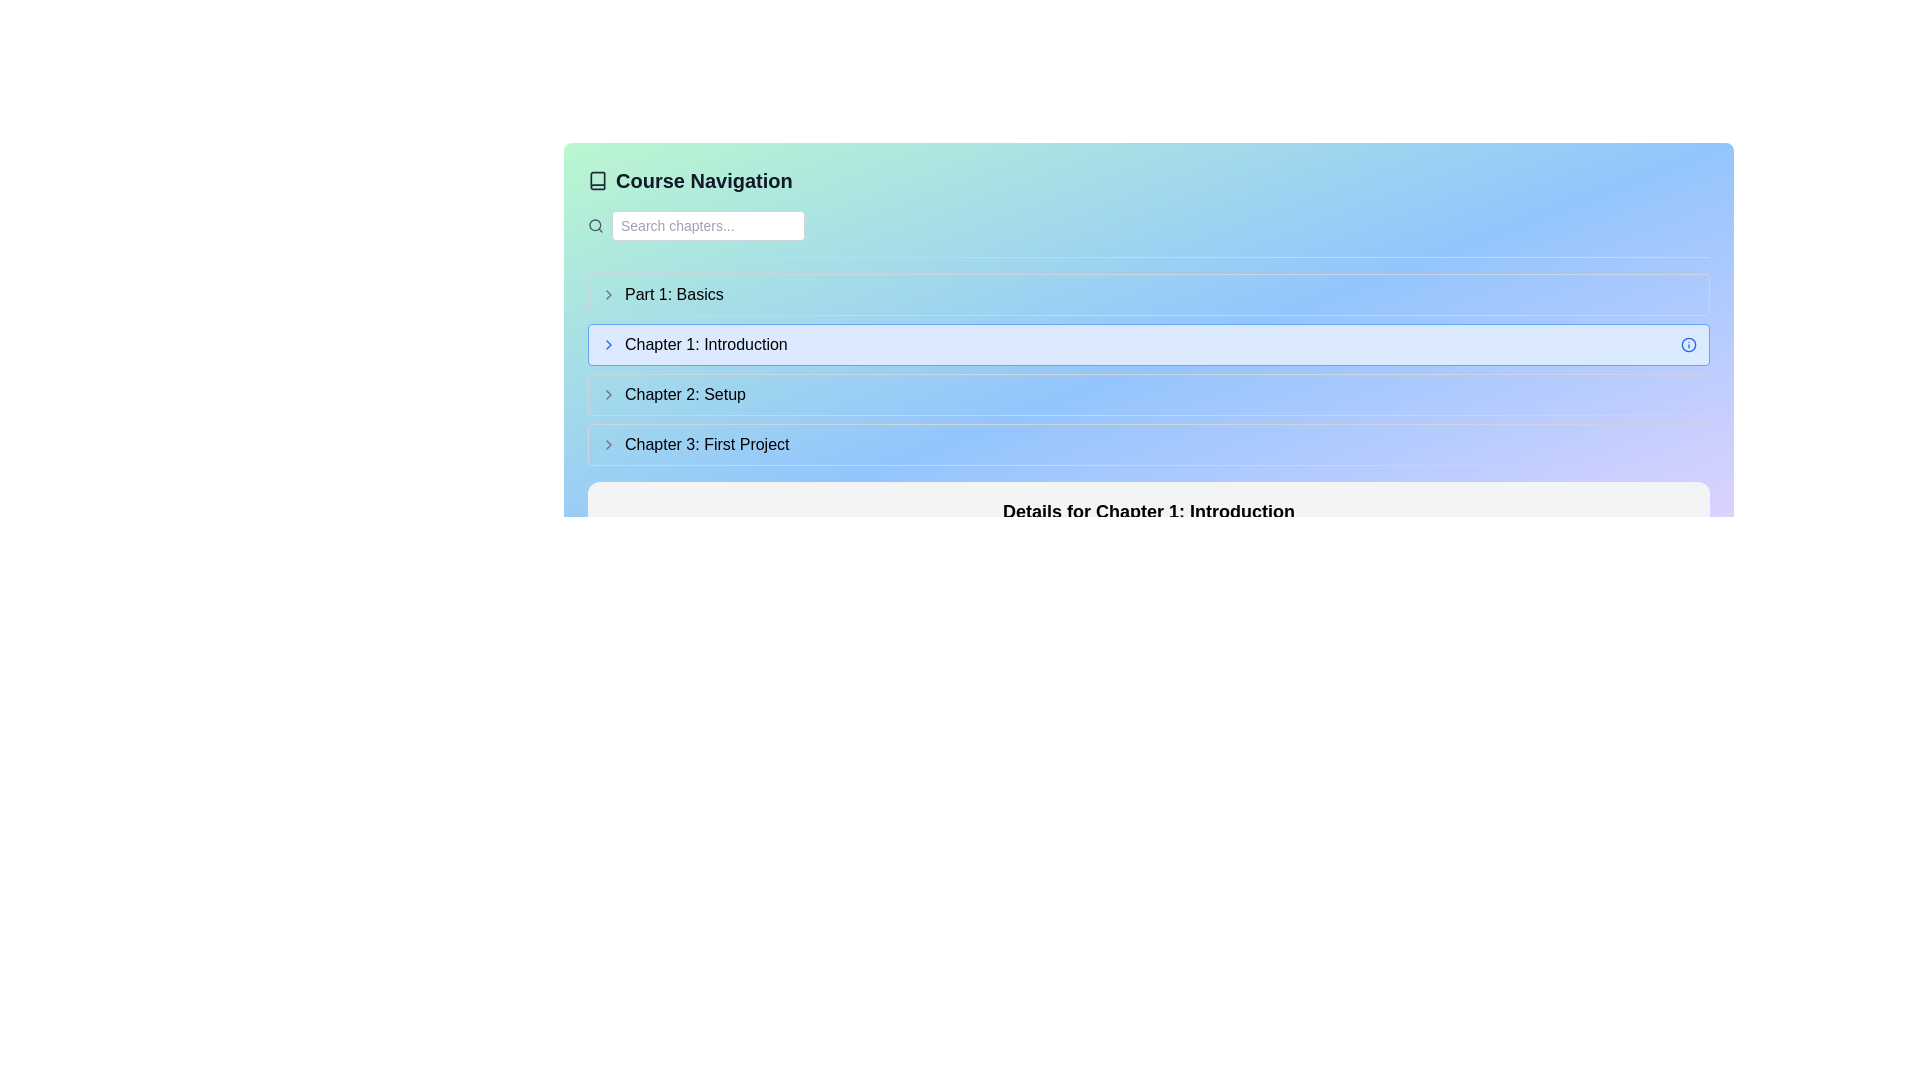  I want to click on text content of the text label displaying 'Details for Chapter 1: Introduction', which is styled in bold and larger font size, positioned above the text 'Overview and objectives', so click(1148, 511).